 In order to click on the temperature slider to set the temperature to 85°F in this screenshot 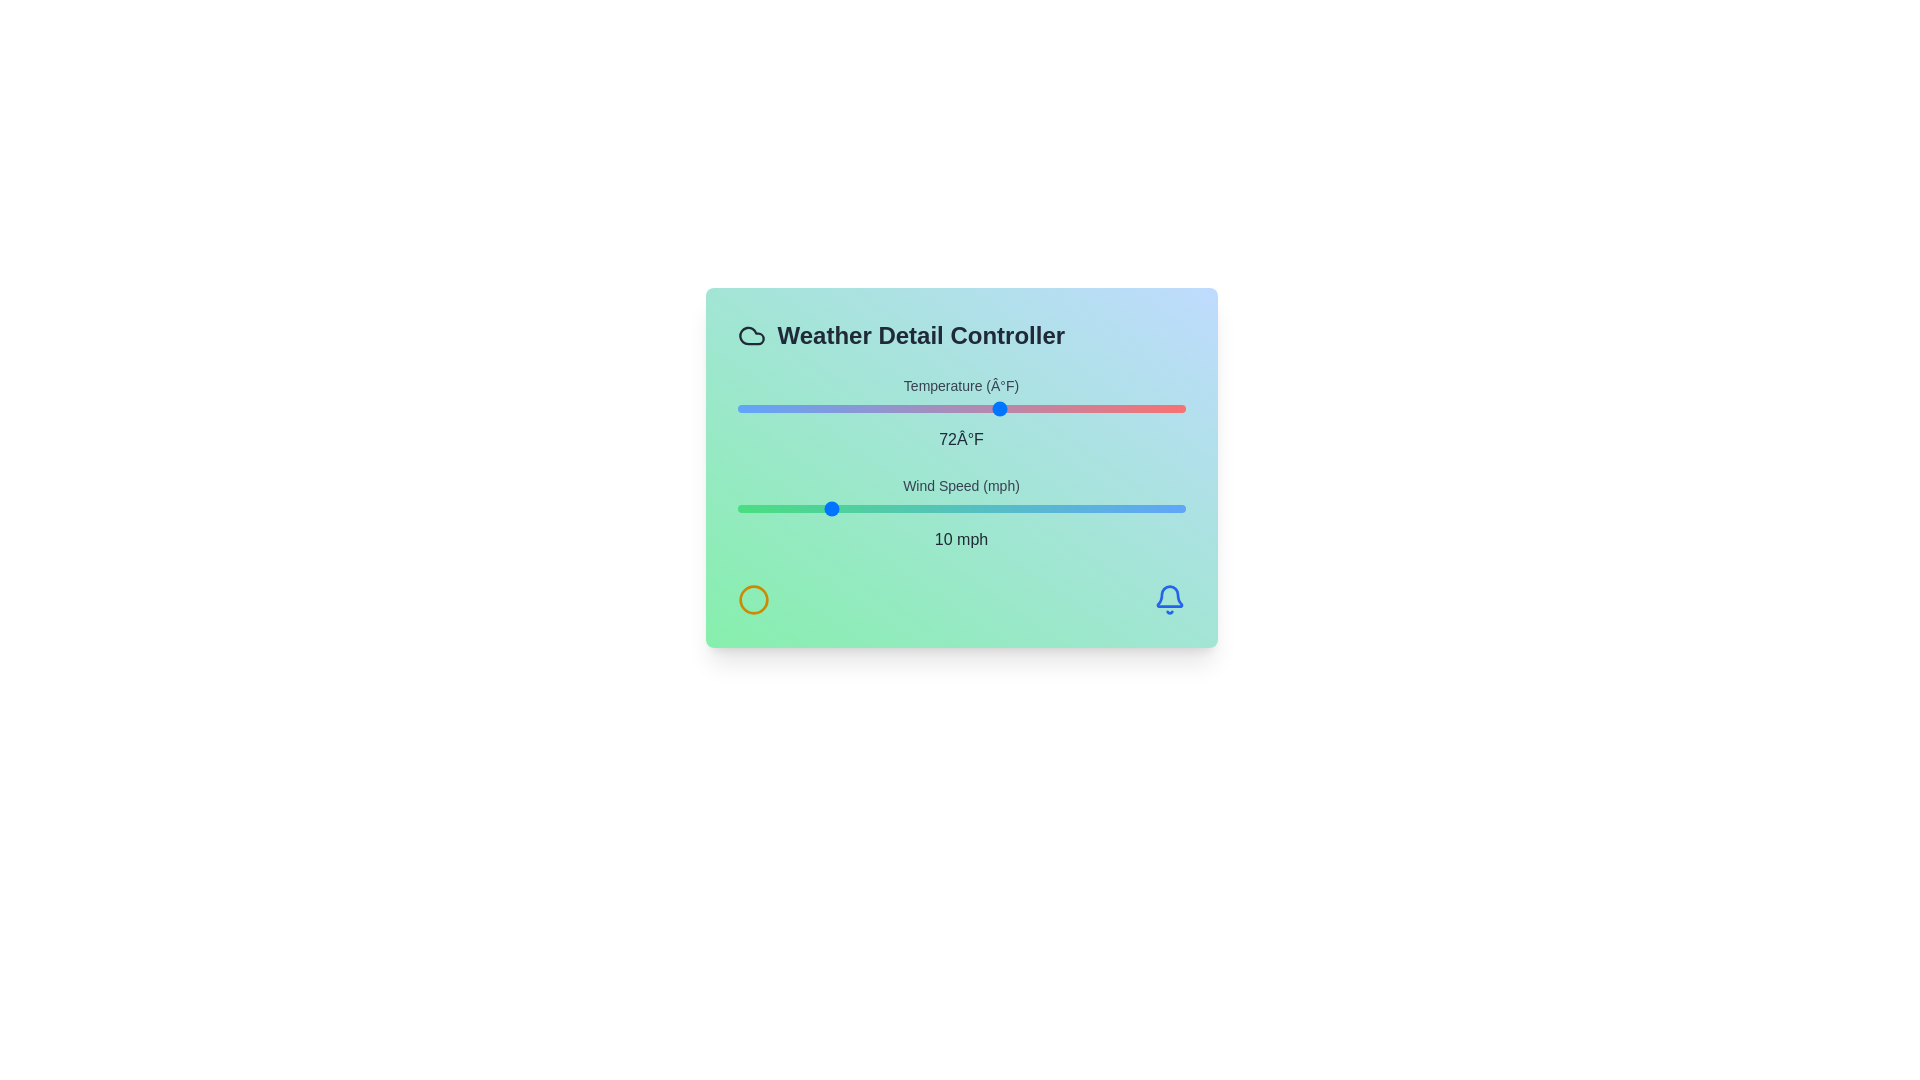, I will do `click(1085, 407)`.